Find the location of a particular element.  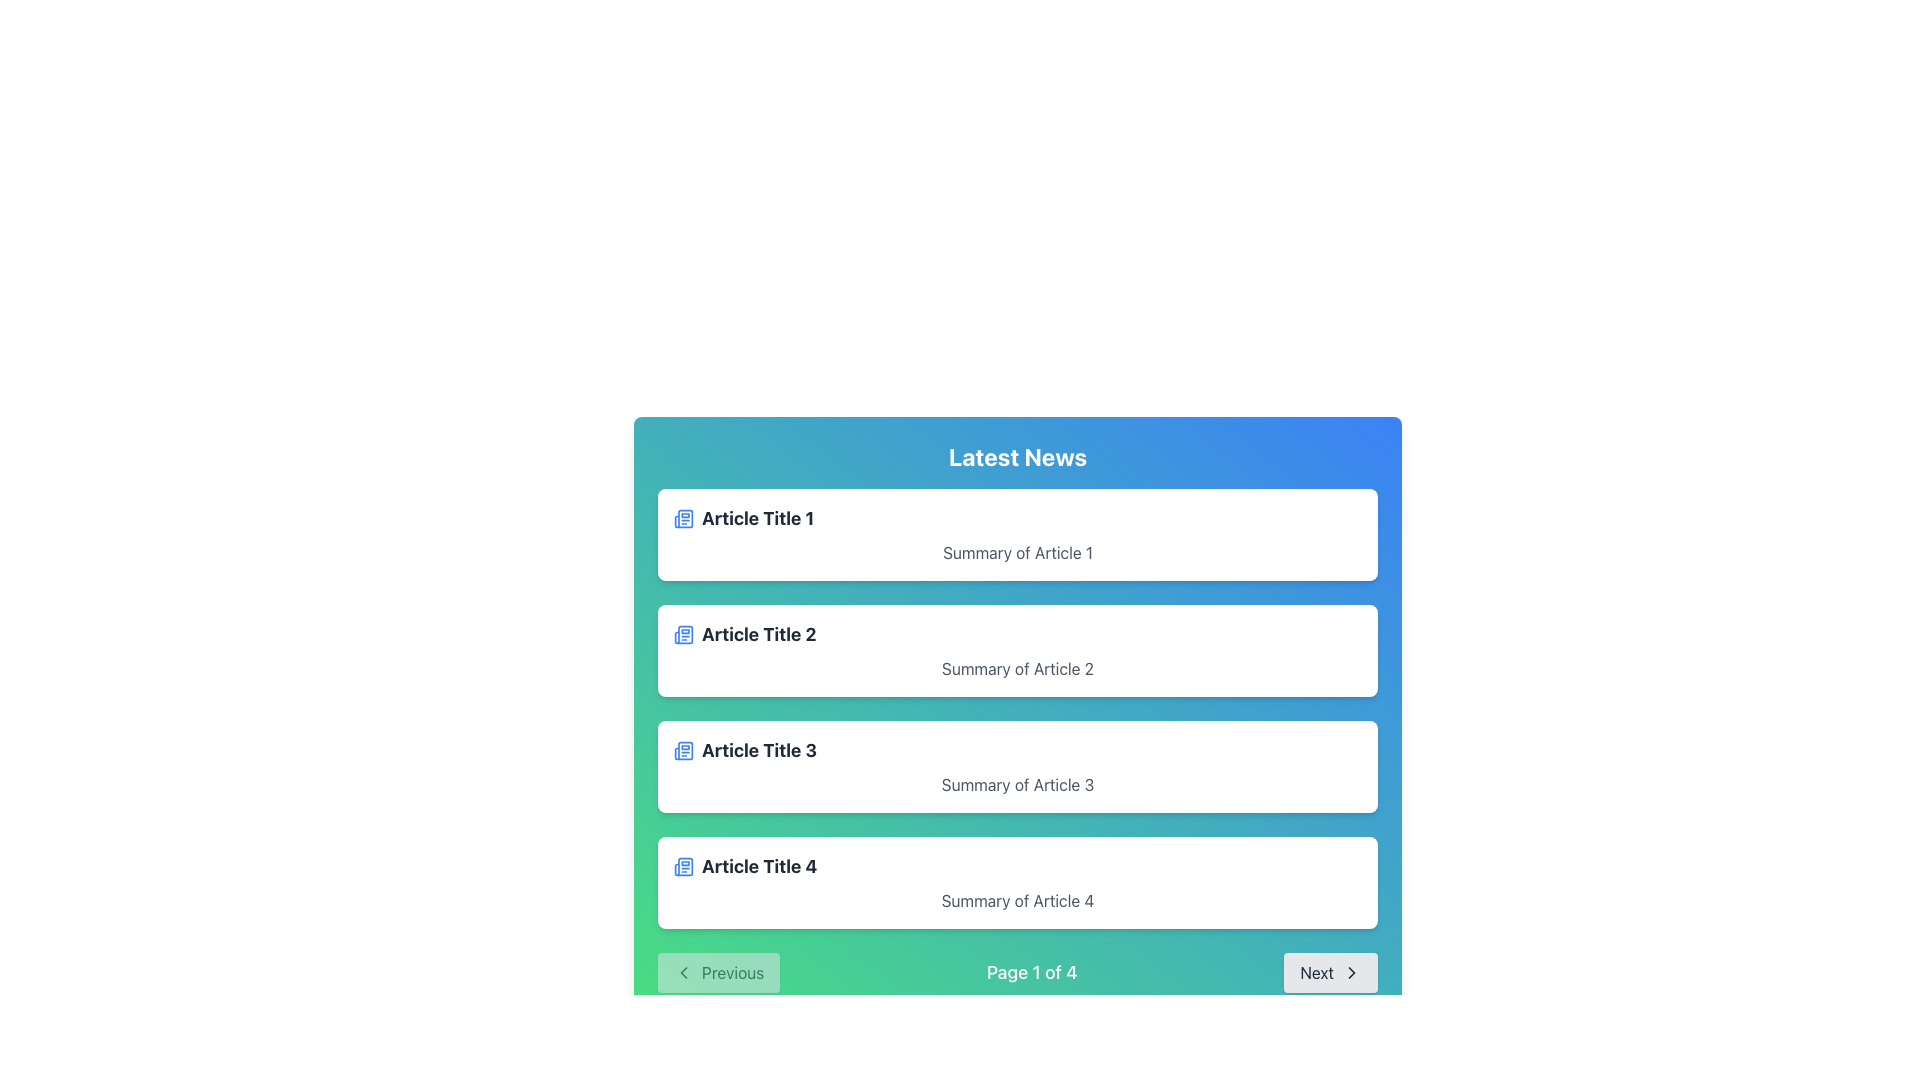

the 'Next' navigation icon located in the bottom-right corner of the layout, adjacent to the text label 'Next' is located at coordinates (1352, 971).